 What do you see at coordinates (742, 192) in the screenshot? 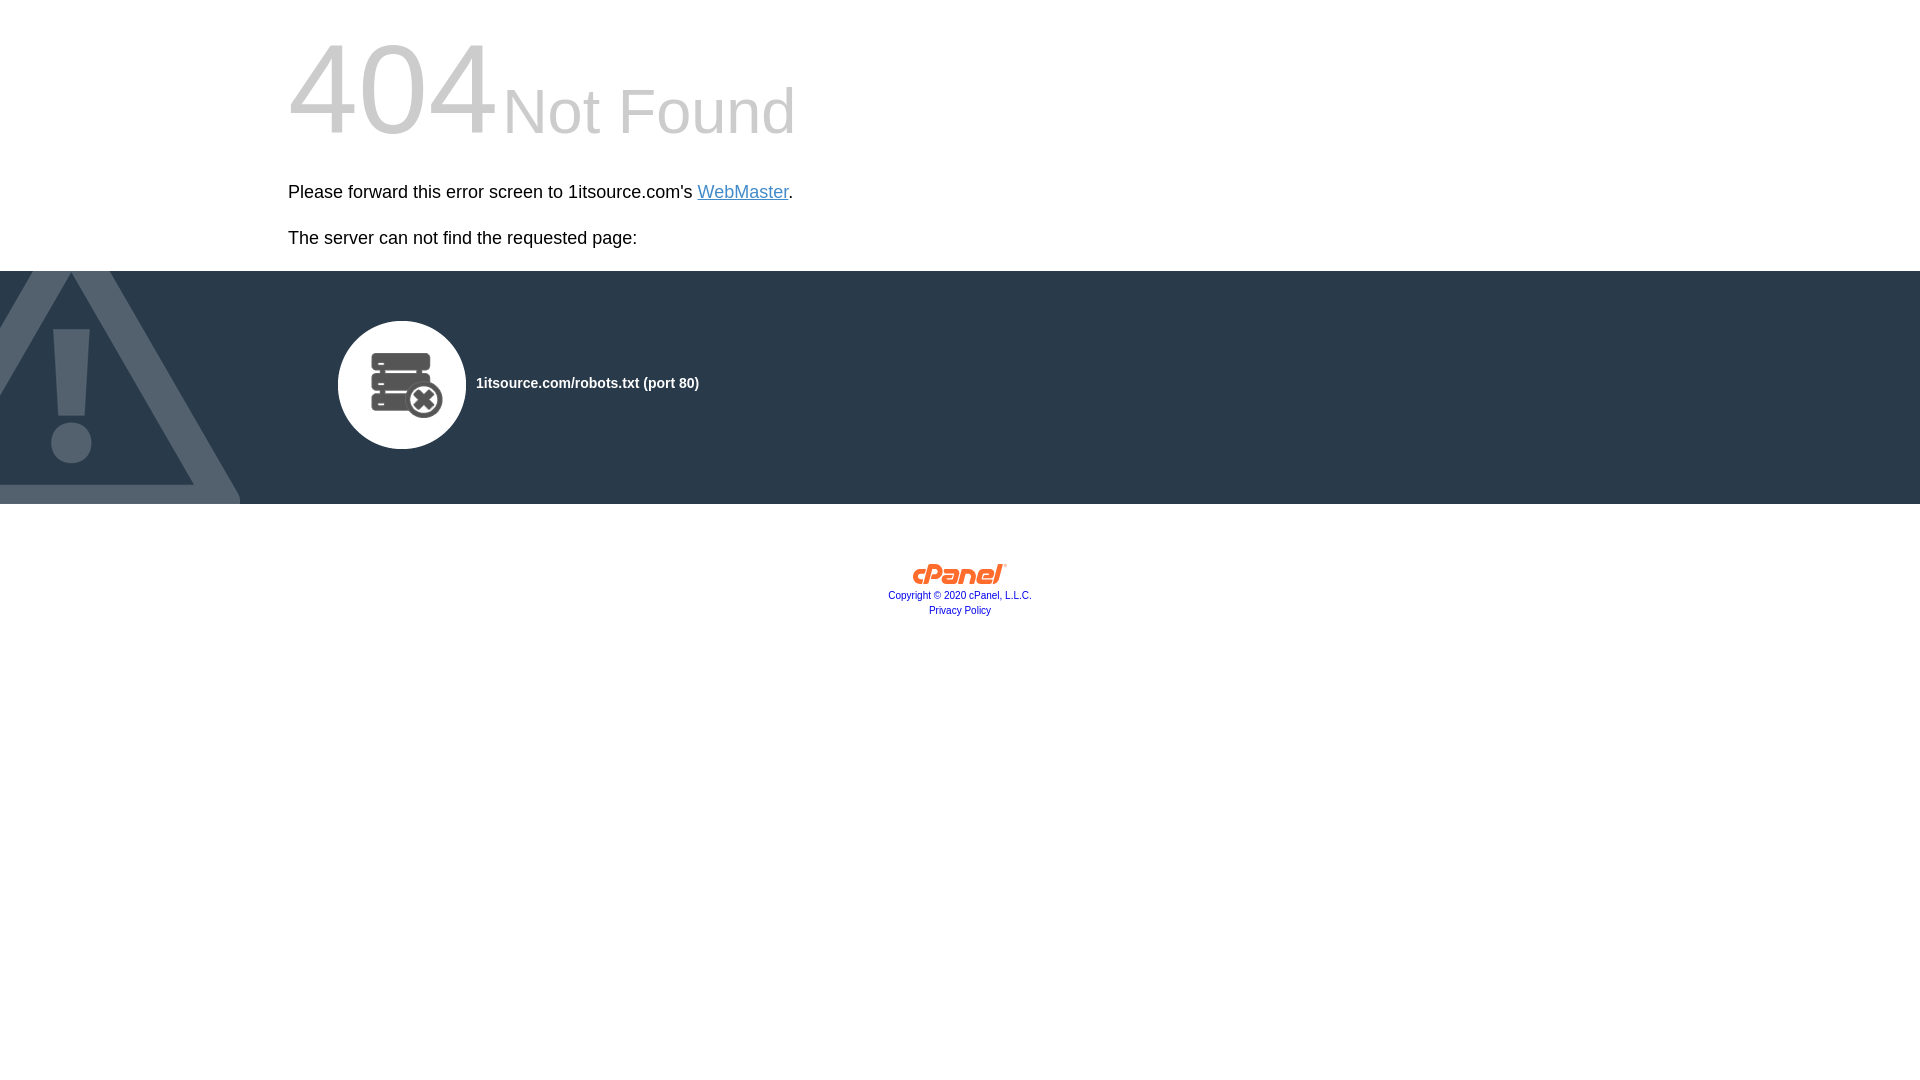
I see `'WebMaster'` at bounding box center [742, 192].